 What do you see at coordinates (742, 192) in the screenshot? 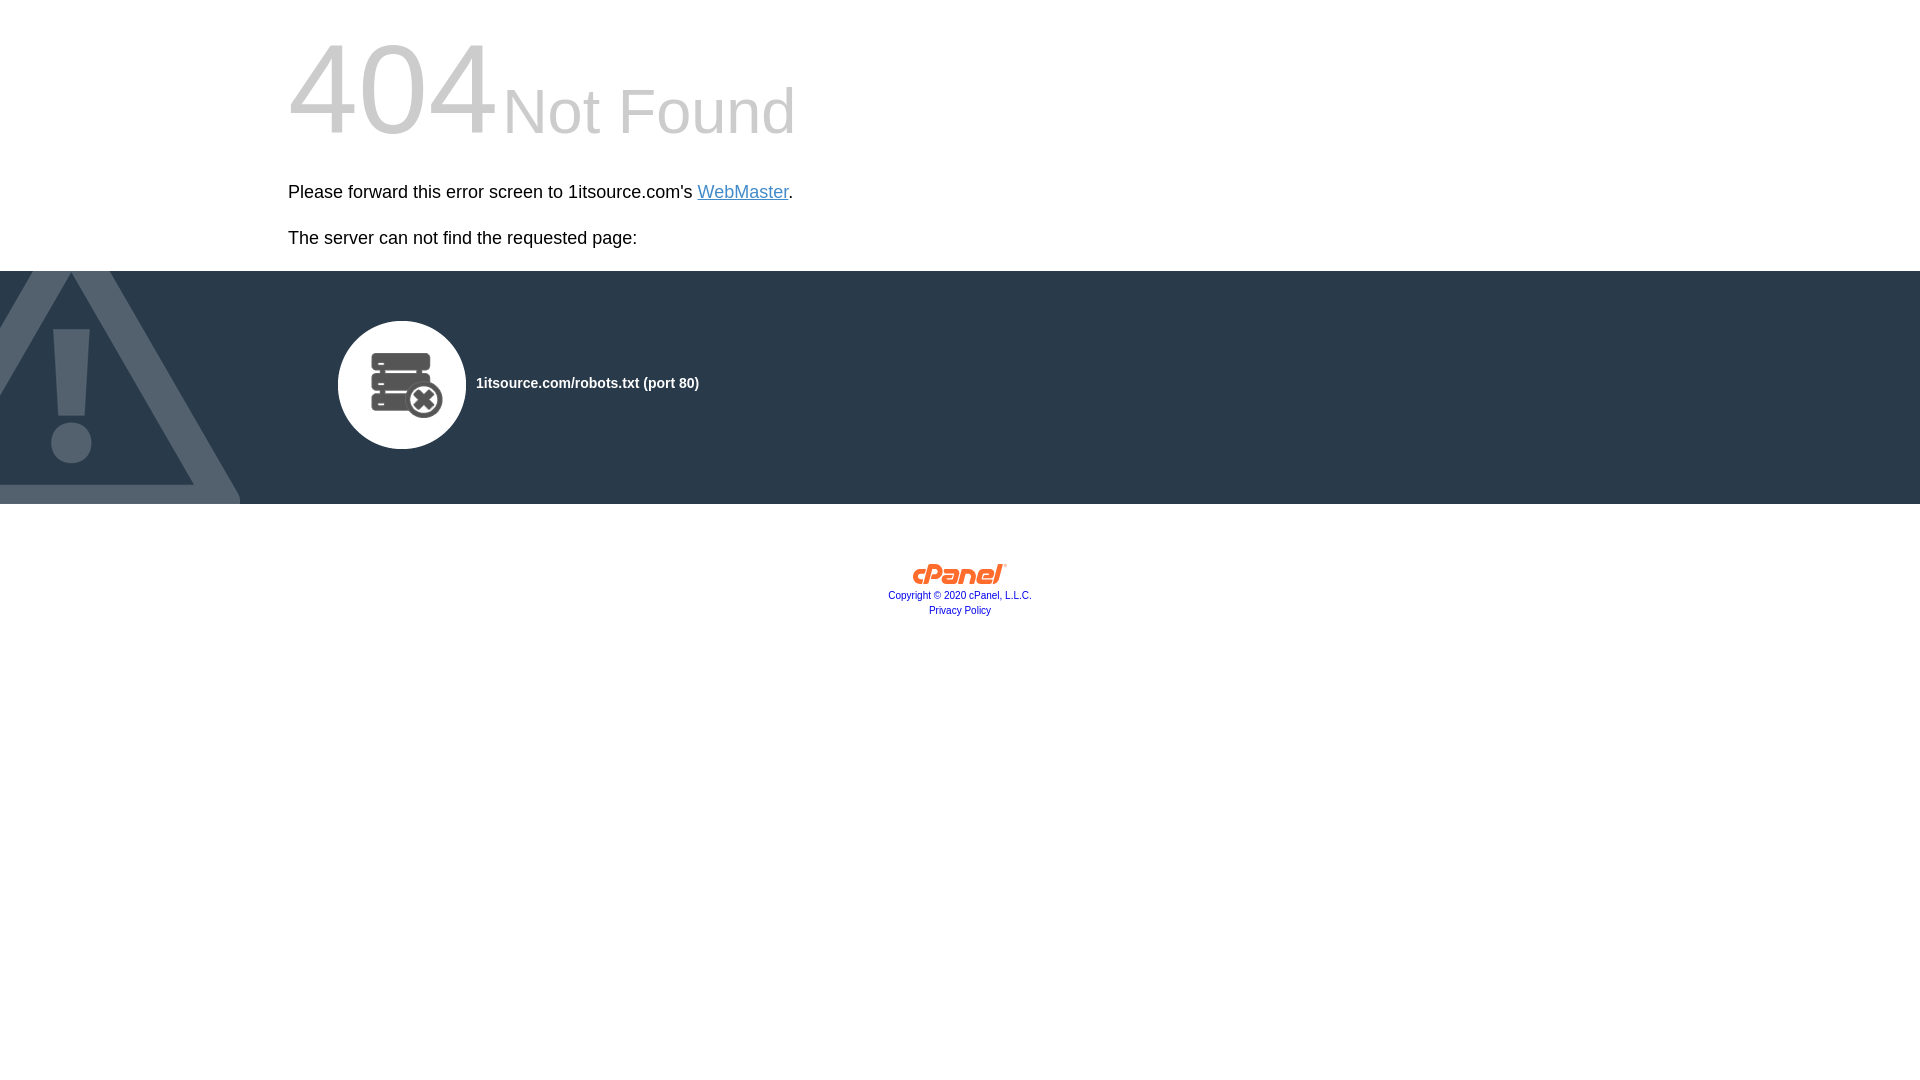
I see `'WebMaster'` at bounding box center [742, 192].